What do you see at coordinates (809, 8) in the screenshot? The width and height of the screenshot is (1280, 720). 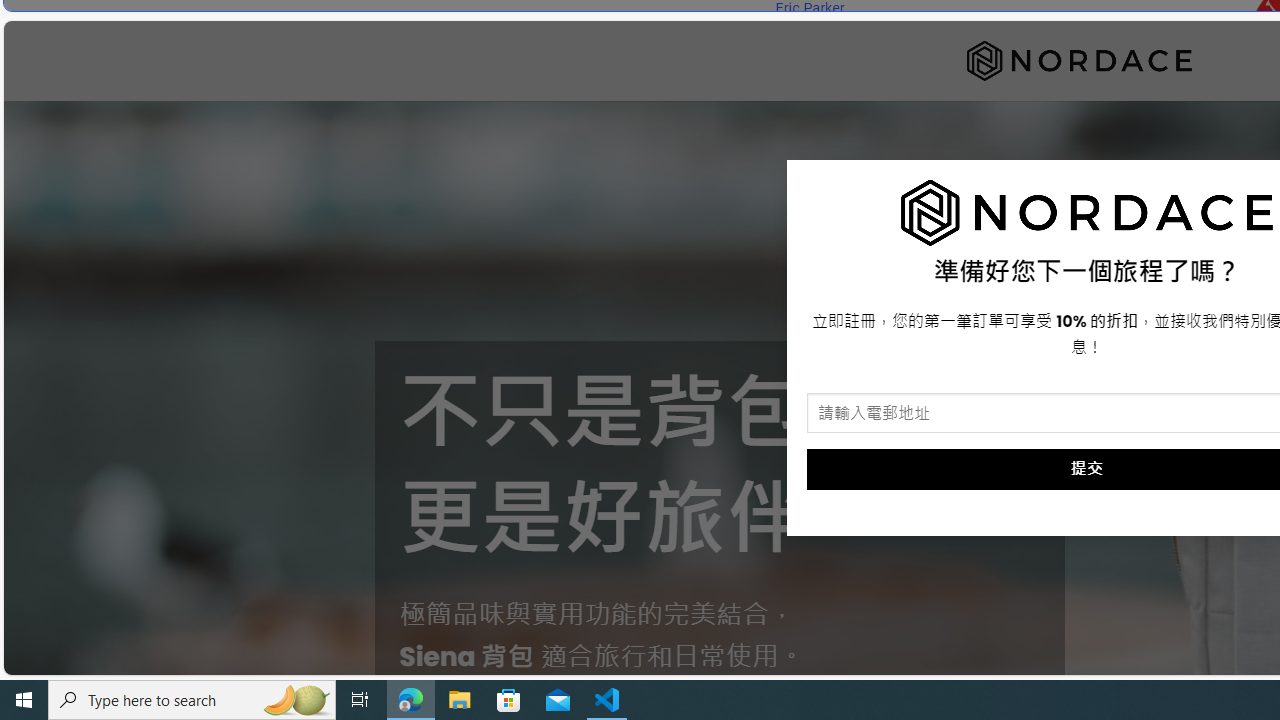 I see `'Eric Parker'` at bounding box center [809, 8].